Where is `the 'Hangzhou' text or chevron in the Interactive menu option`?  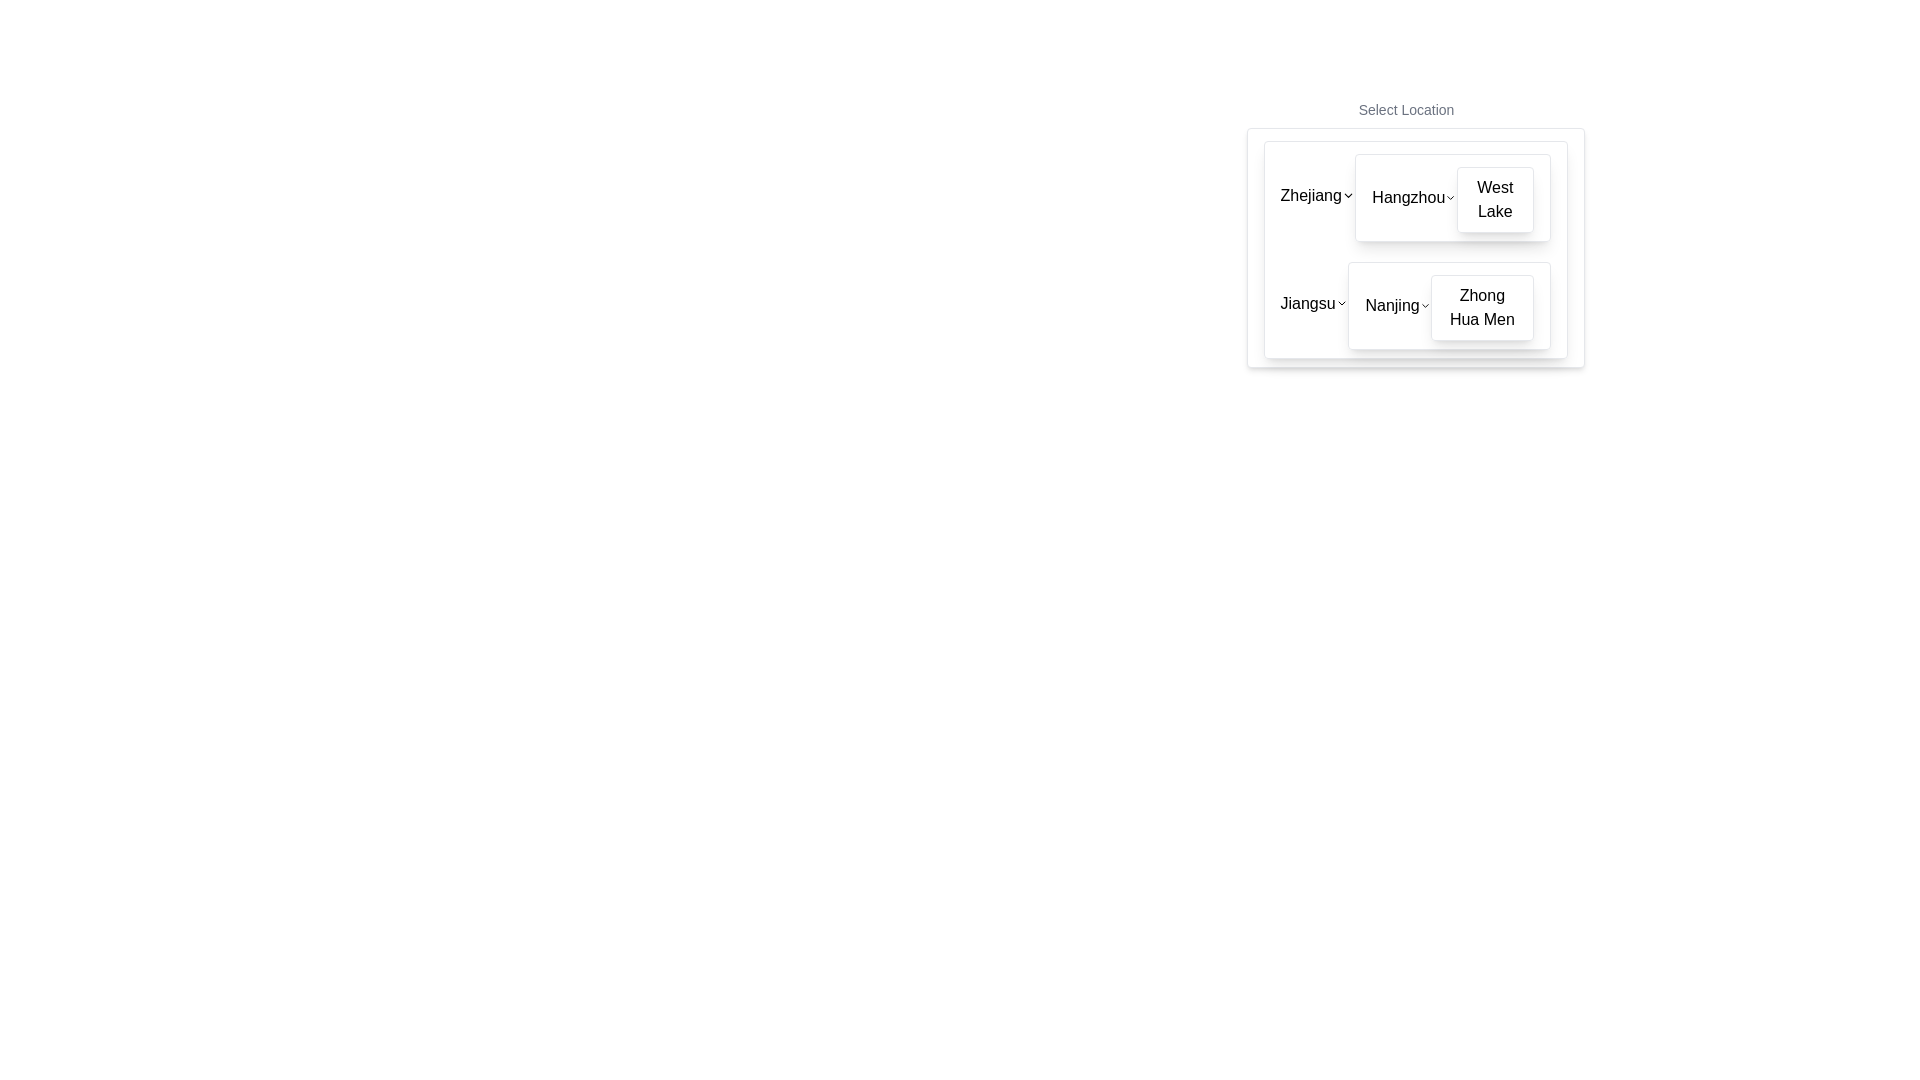 the 'Hangzhou' text or chevron in the Interactive menu option is located at coordinates (1414, 196).